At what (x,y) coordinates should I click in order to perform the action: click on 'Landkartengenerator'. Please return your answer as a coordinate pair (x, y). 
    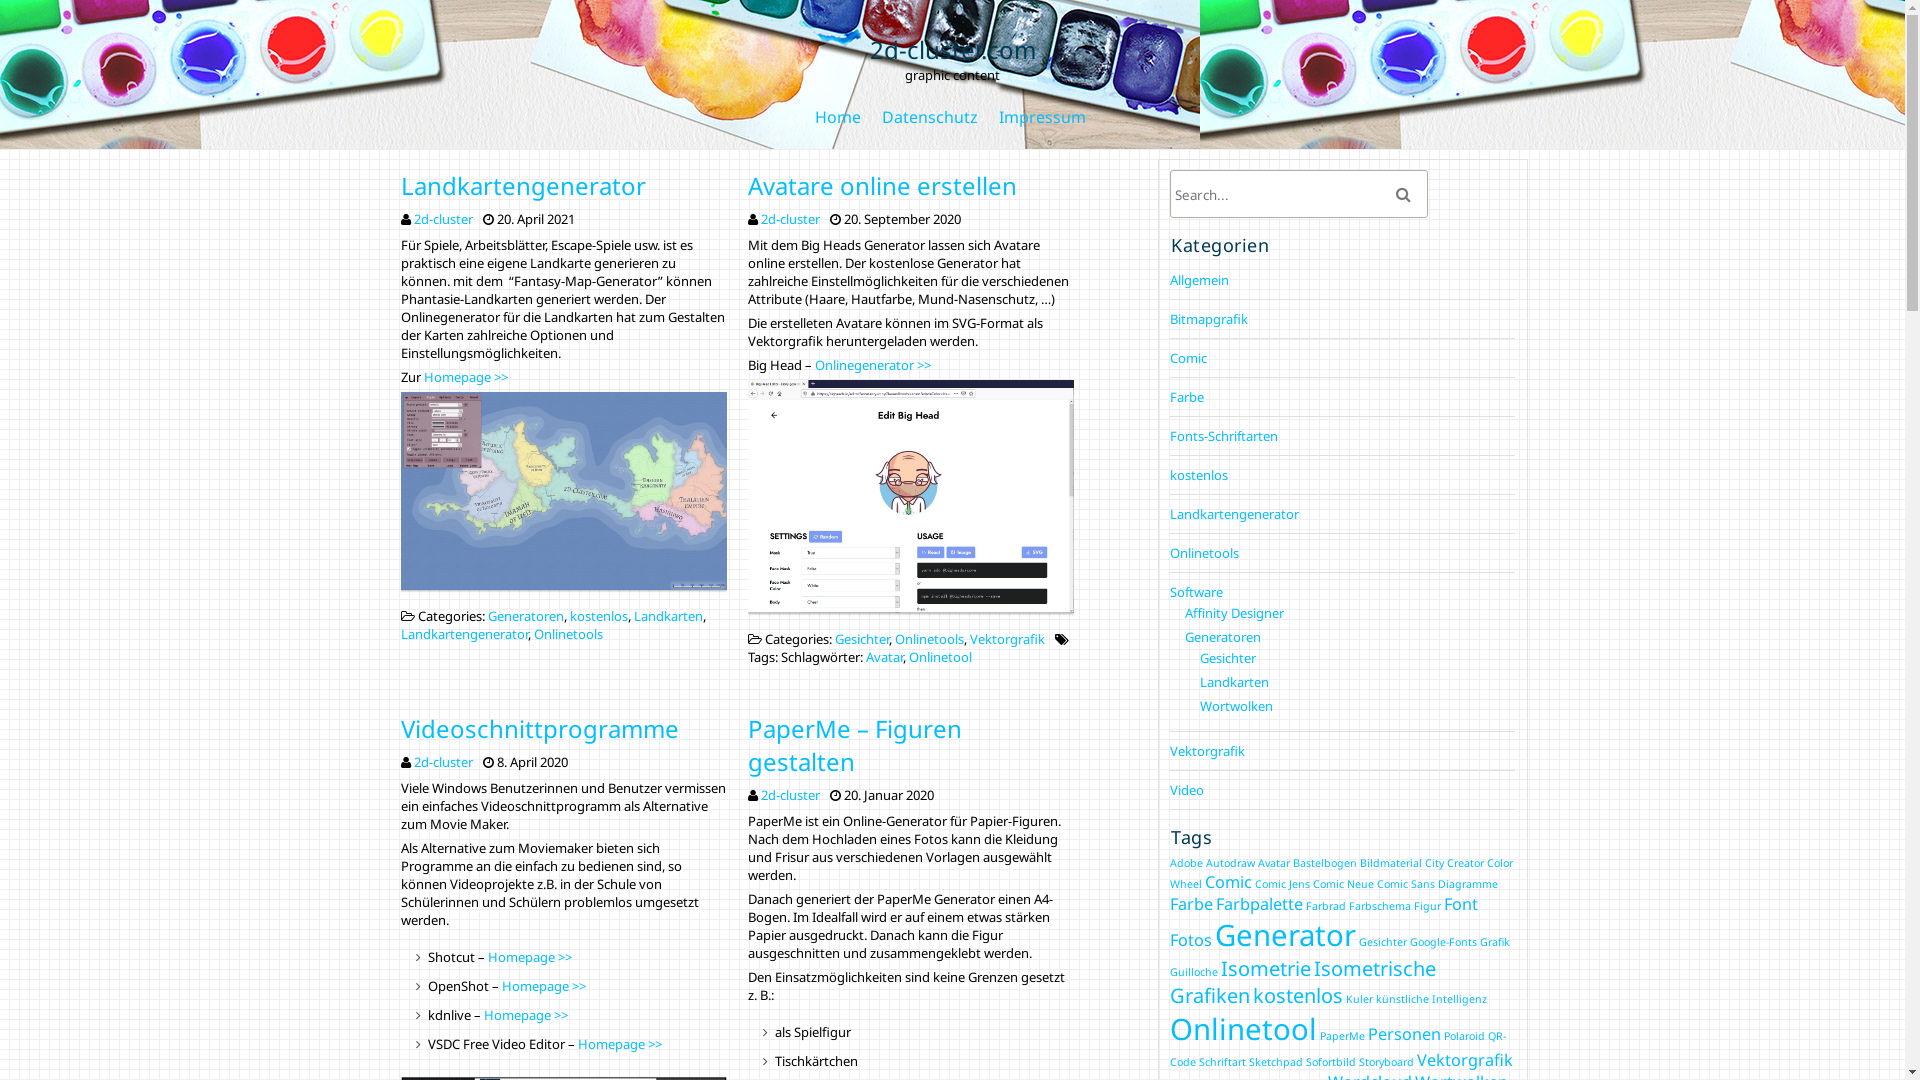
    Looking at the image, I should click on (462, 633).